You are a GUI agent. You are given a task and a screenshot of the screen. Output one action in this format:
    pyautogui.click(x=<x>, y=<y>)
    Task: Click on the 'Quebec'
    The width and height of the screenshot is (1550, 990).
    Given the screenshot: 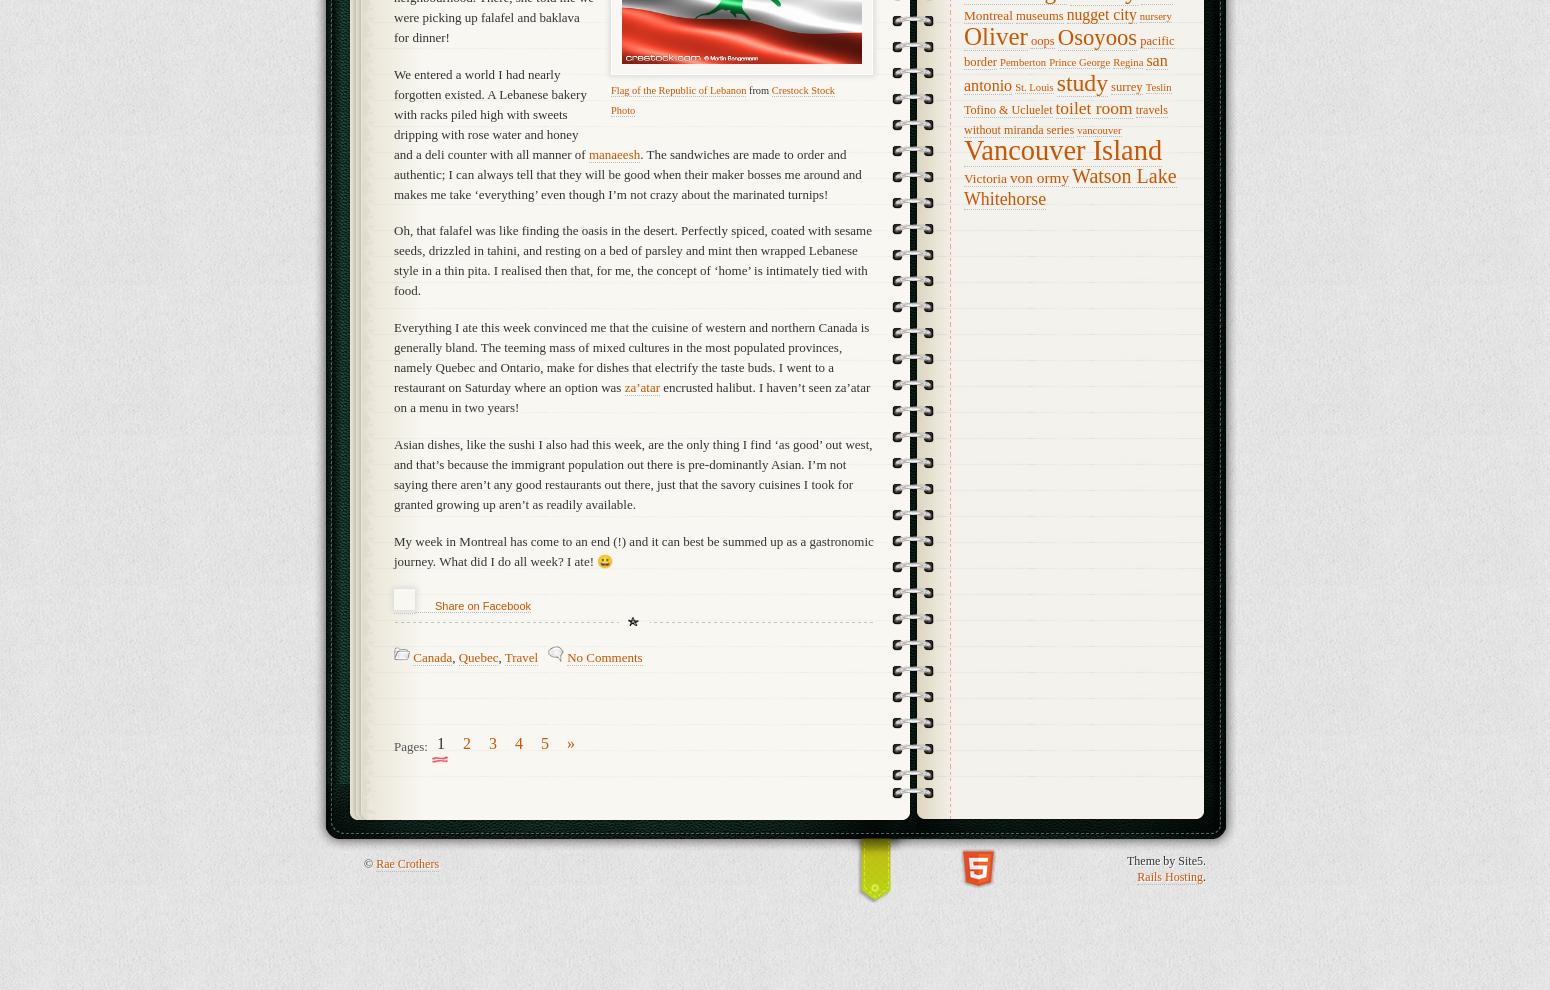 What is the action you would take?
    pyautogui.click(x=477, y=657)
    